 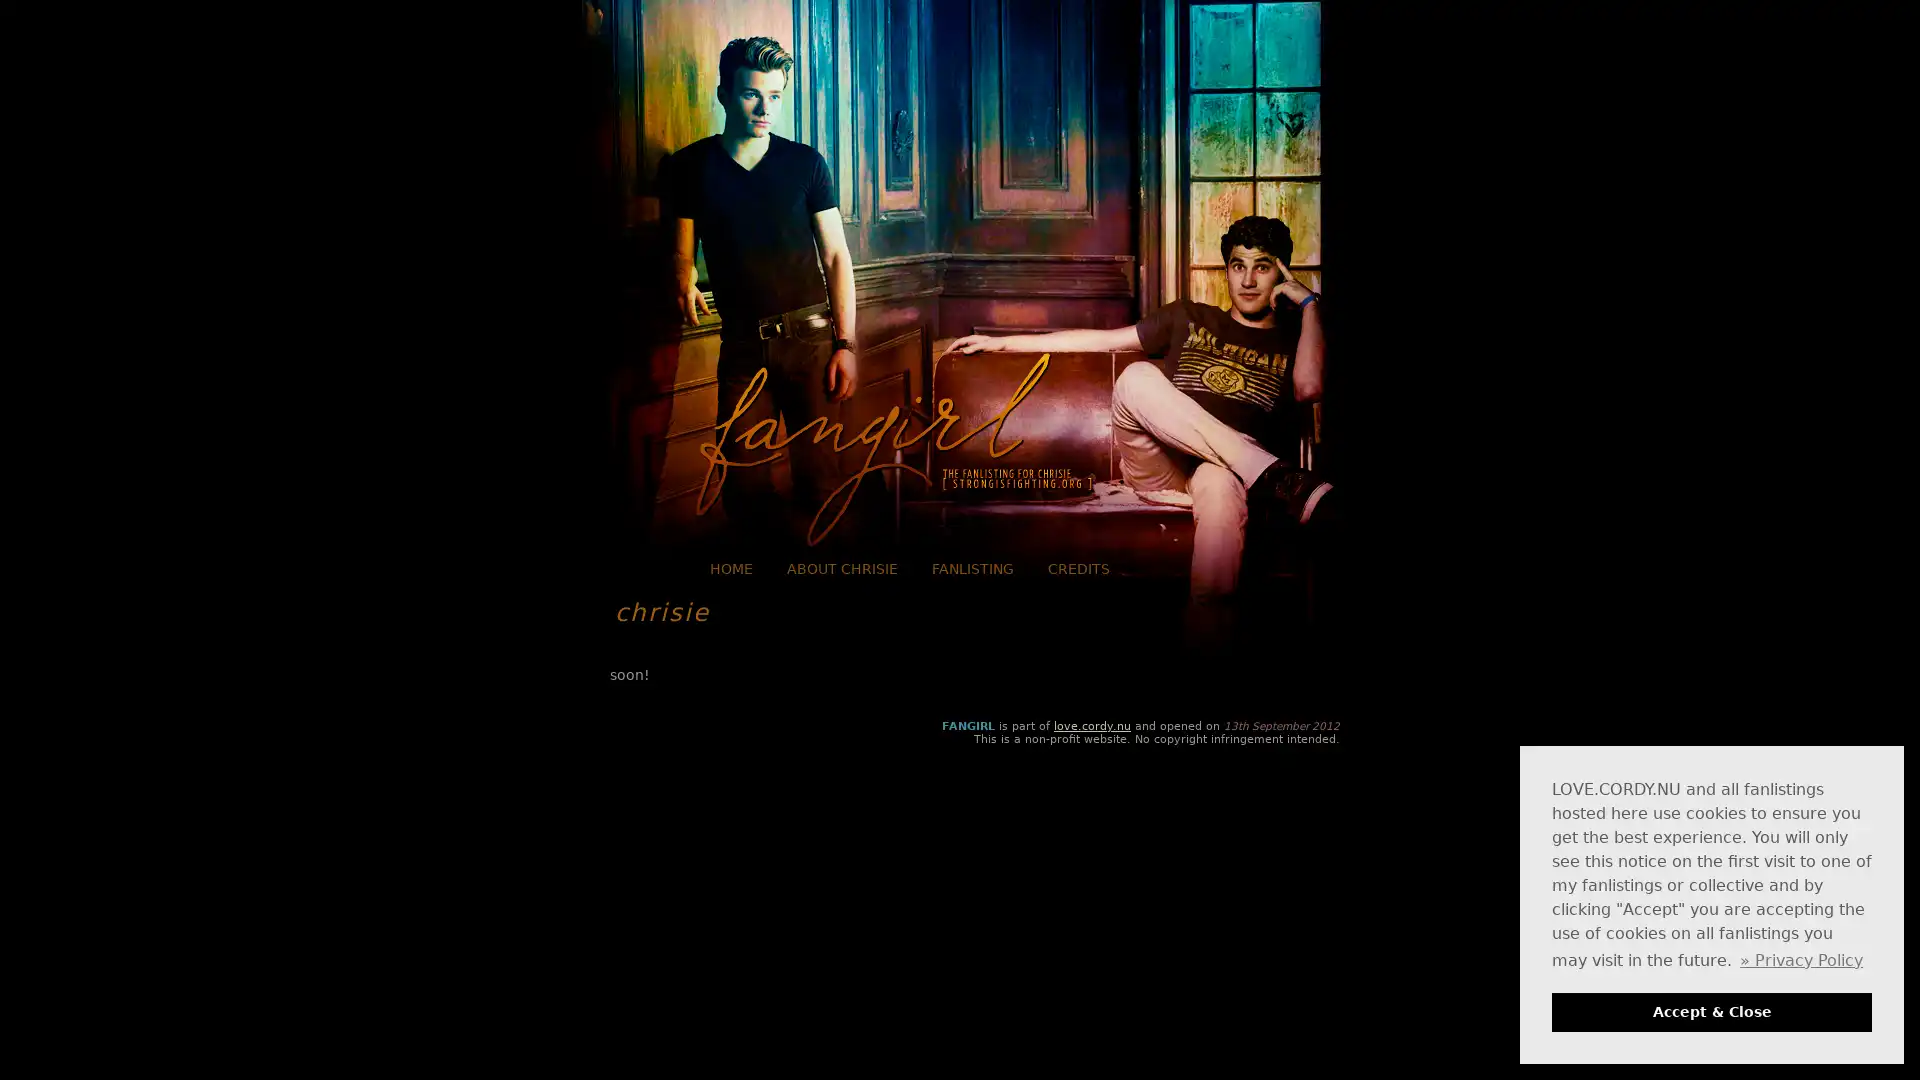 I want to click on dismiss cookie message, so click(x=1711, y=1011).